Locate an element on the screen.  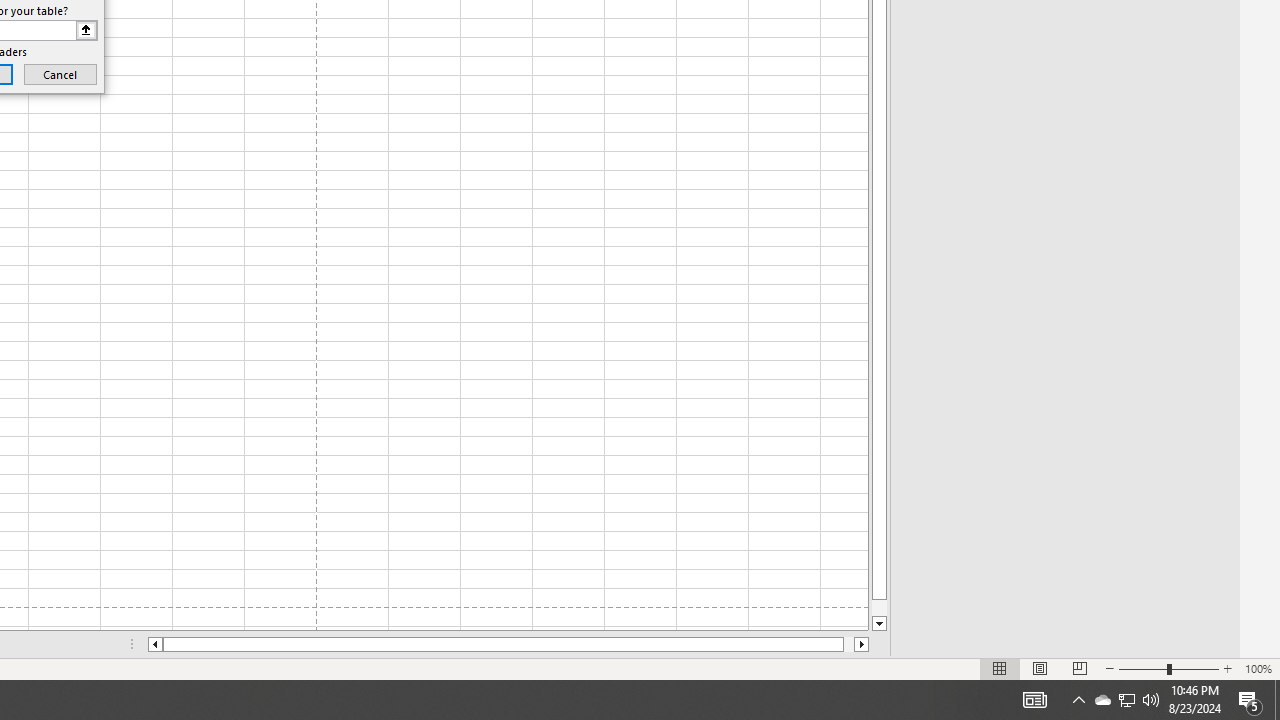
'Zoom In' is located at coordinates (1226, 669).